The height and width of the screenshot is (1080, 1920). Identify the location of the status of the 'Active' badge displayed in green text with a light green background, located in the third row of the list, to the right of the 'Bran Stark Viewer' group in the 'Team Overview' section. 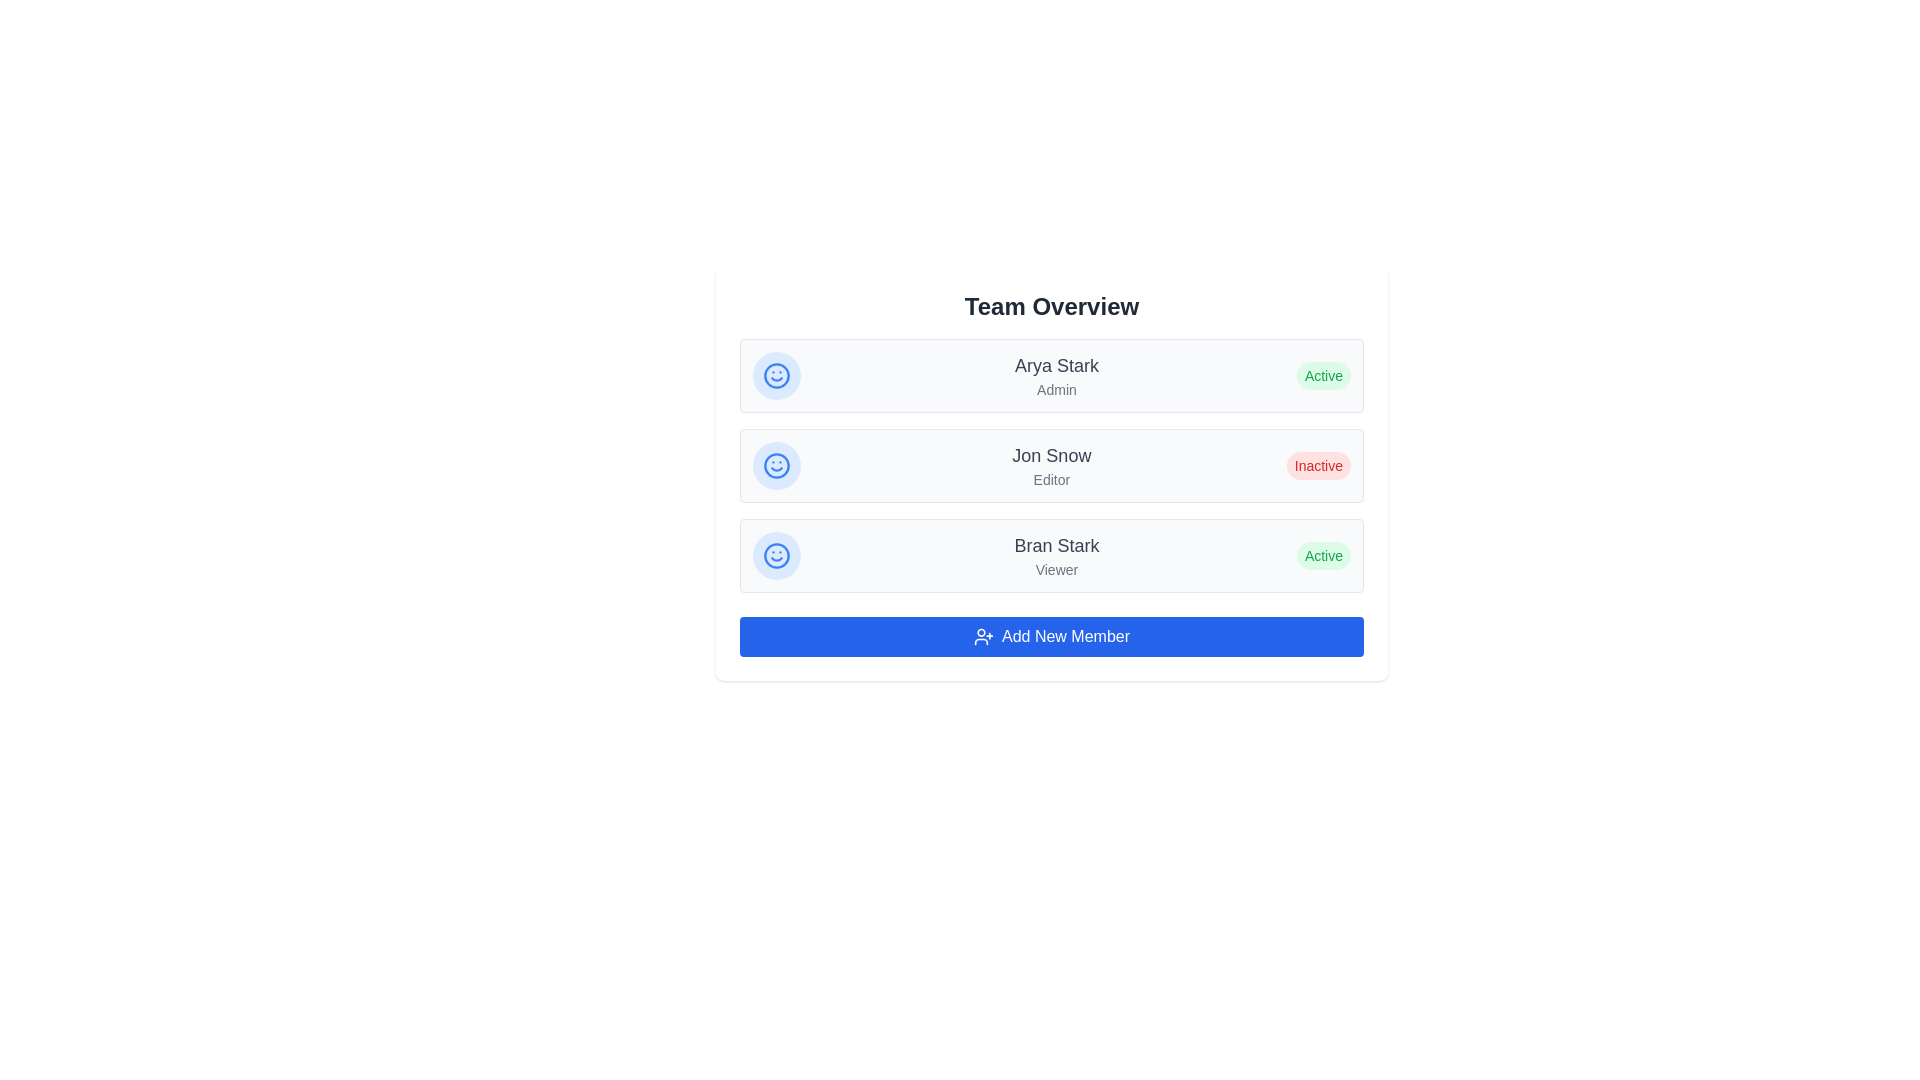
(1324, 555).